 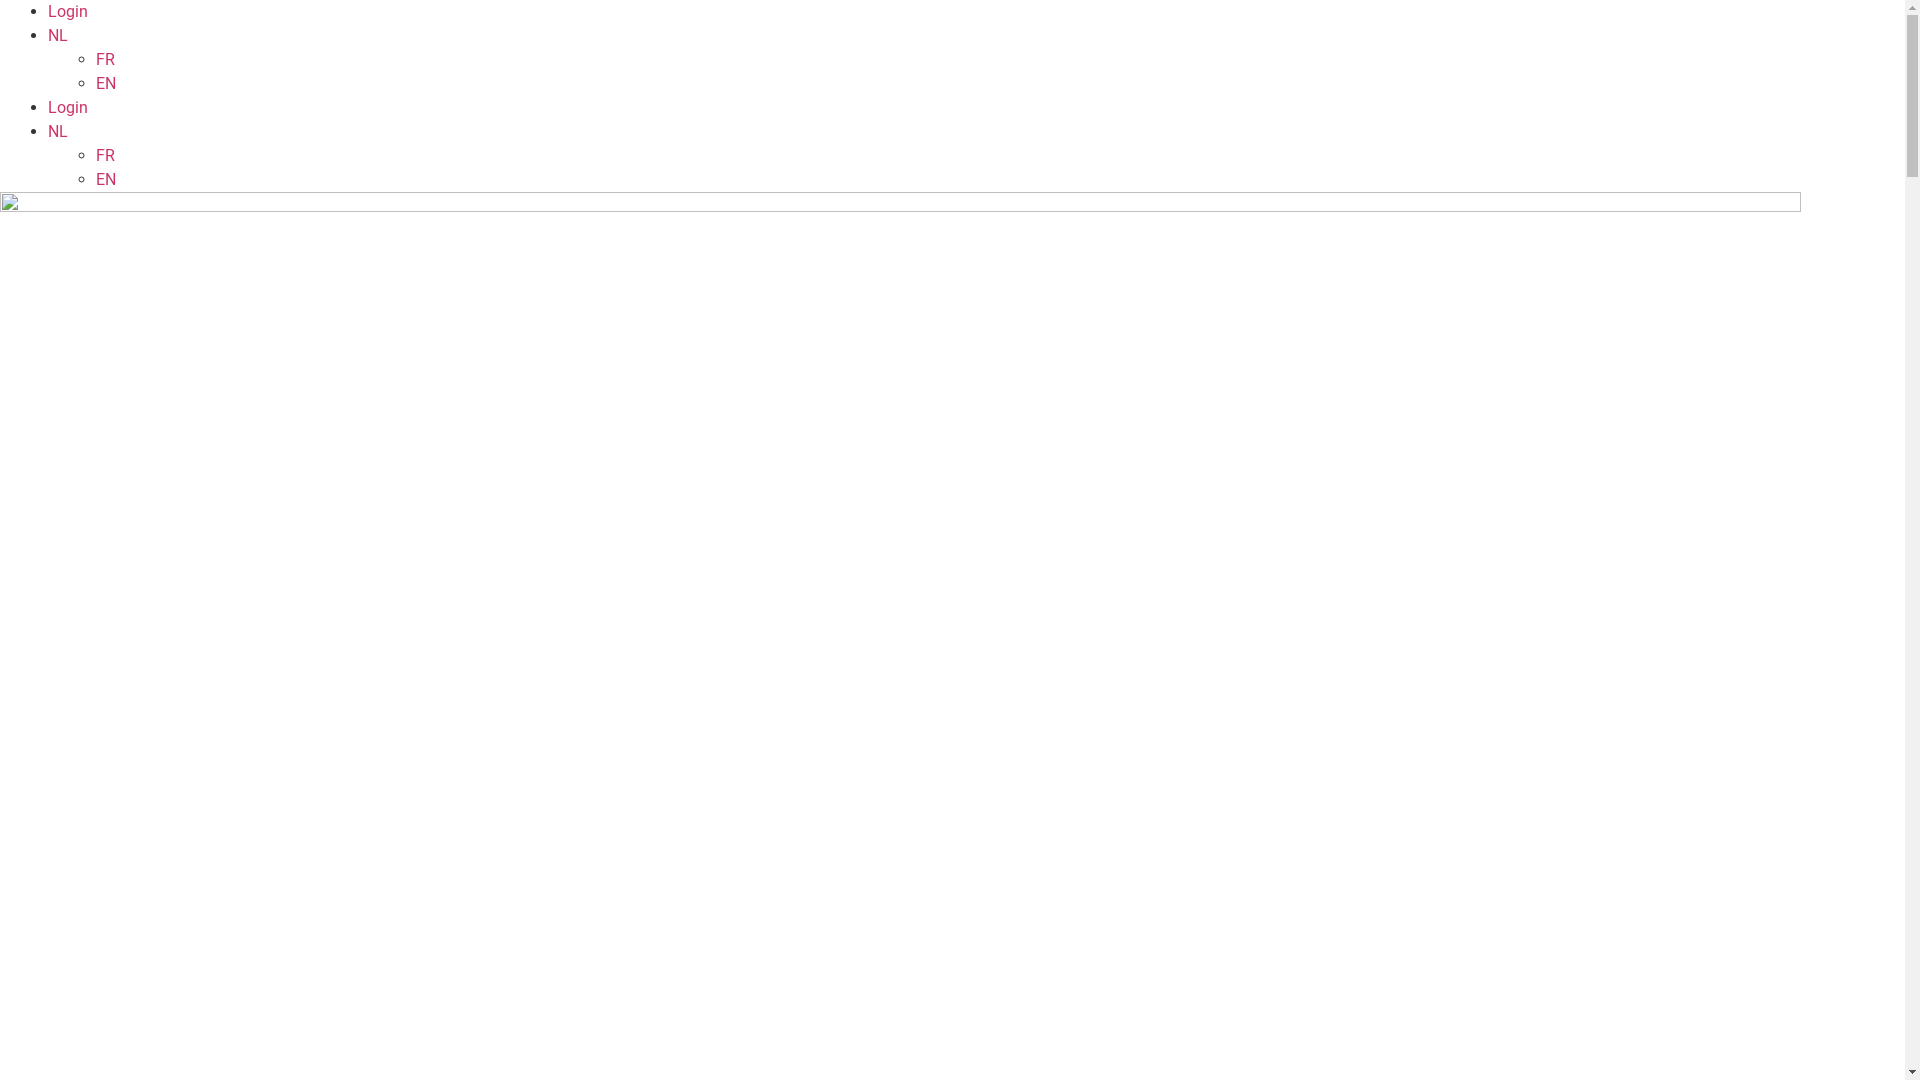 I want to click on 'EN', so click(x=104, y=178).